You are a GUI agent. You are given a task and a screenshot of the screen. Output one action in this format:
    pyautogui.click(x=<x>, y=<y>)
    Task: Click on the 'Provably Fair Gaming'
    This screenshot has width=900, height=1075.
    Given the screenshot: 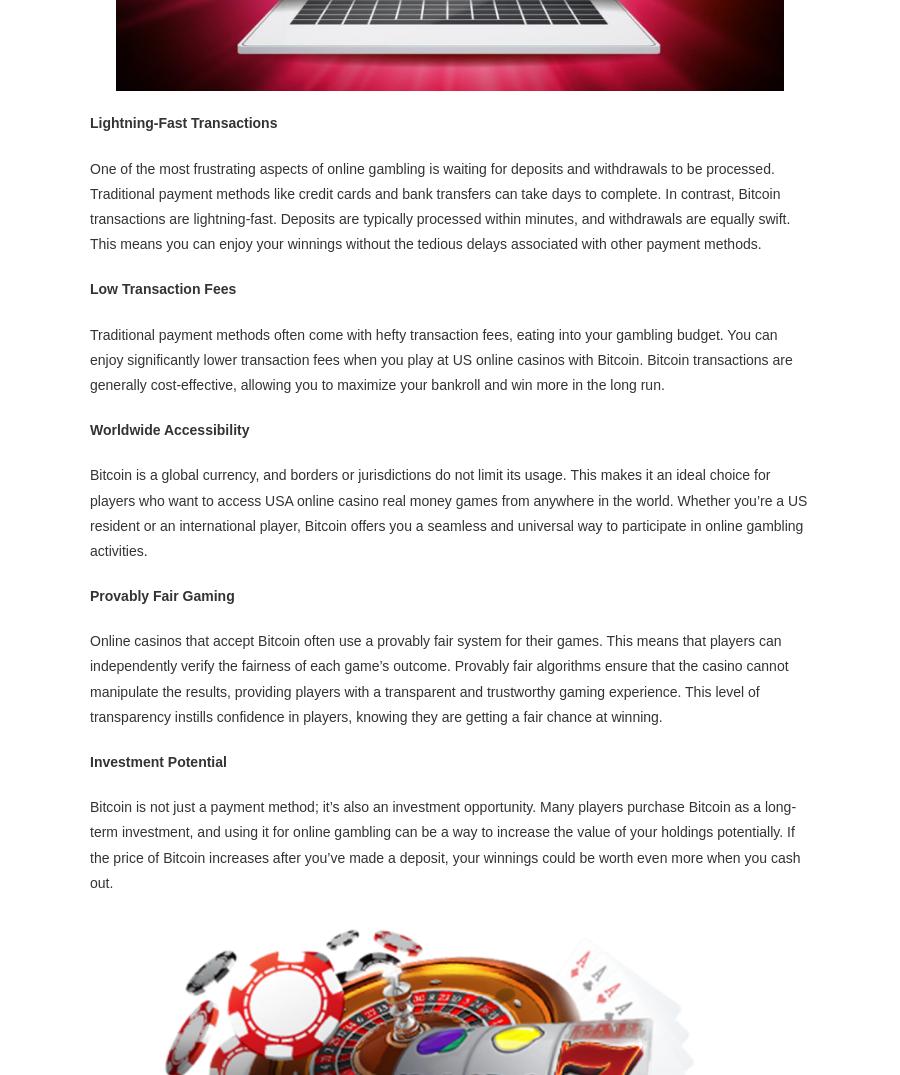 What is the action you would take?
    pyautogui.click(x=89, y=594)
    